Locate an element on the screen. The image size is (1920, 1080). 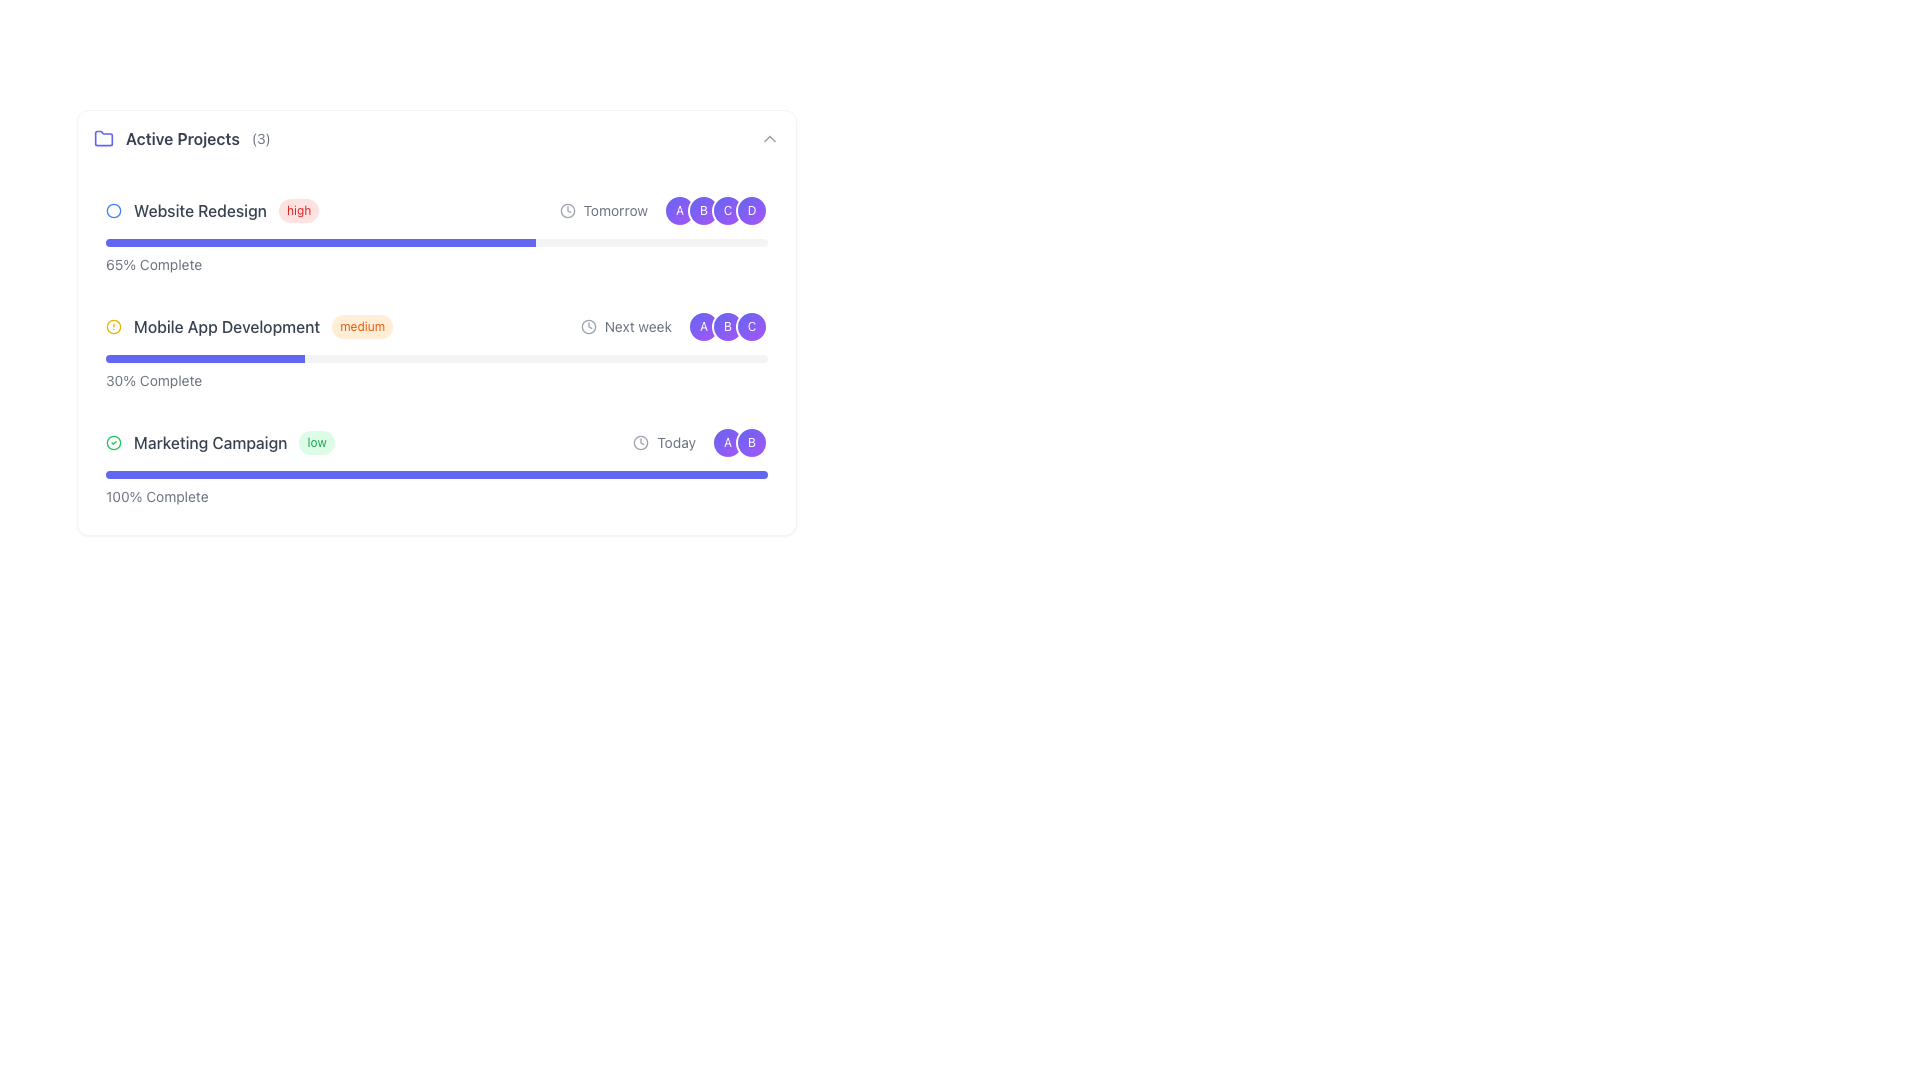
the progress indicator representing 65% completion for the 'Website Redesign' project, located at the top of the 'Active Projects' list is located at coordinates (321, 242).